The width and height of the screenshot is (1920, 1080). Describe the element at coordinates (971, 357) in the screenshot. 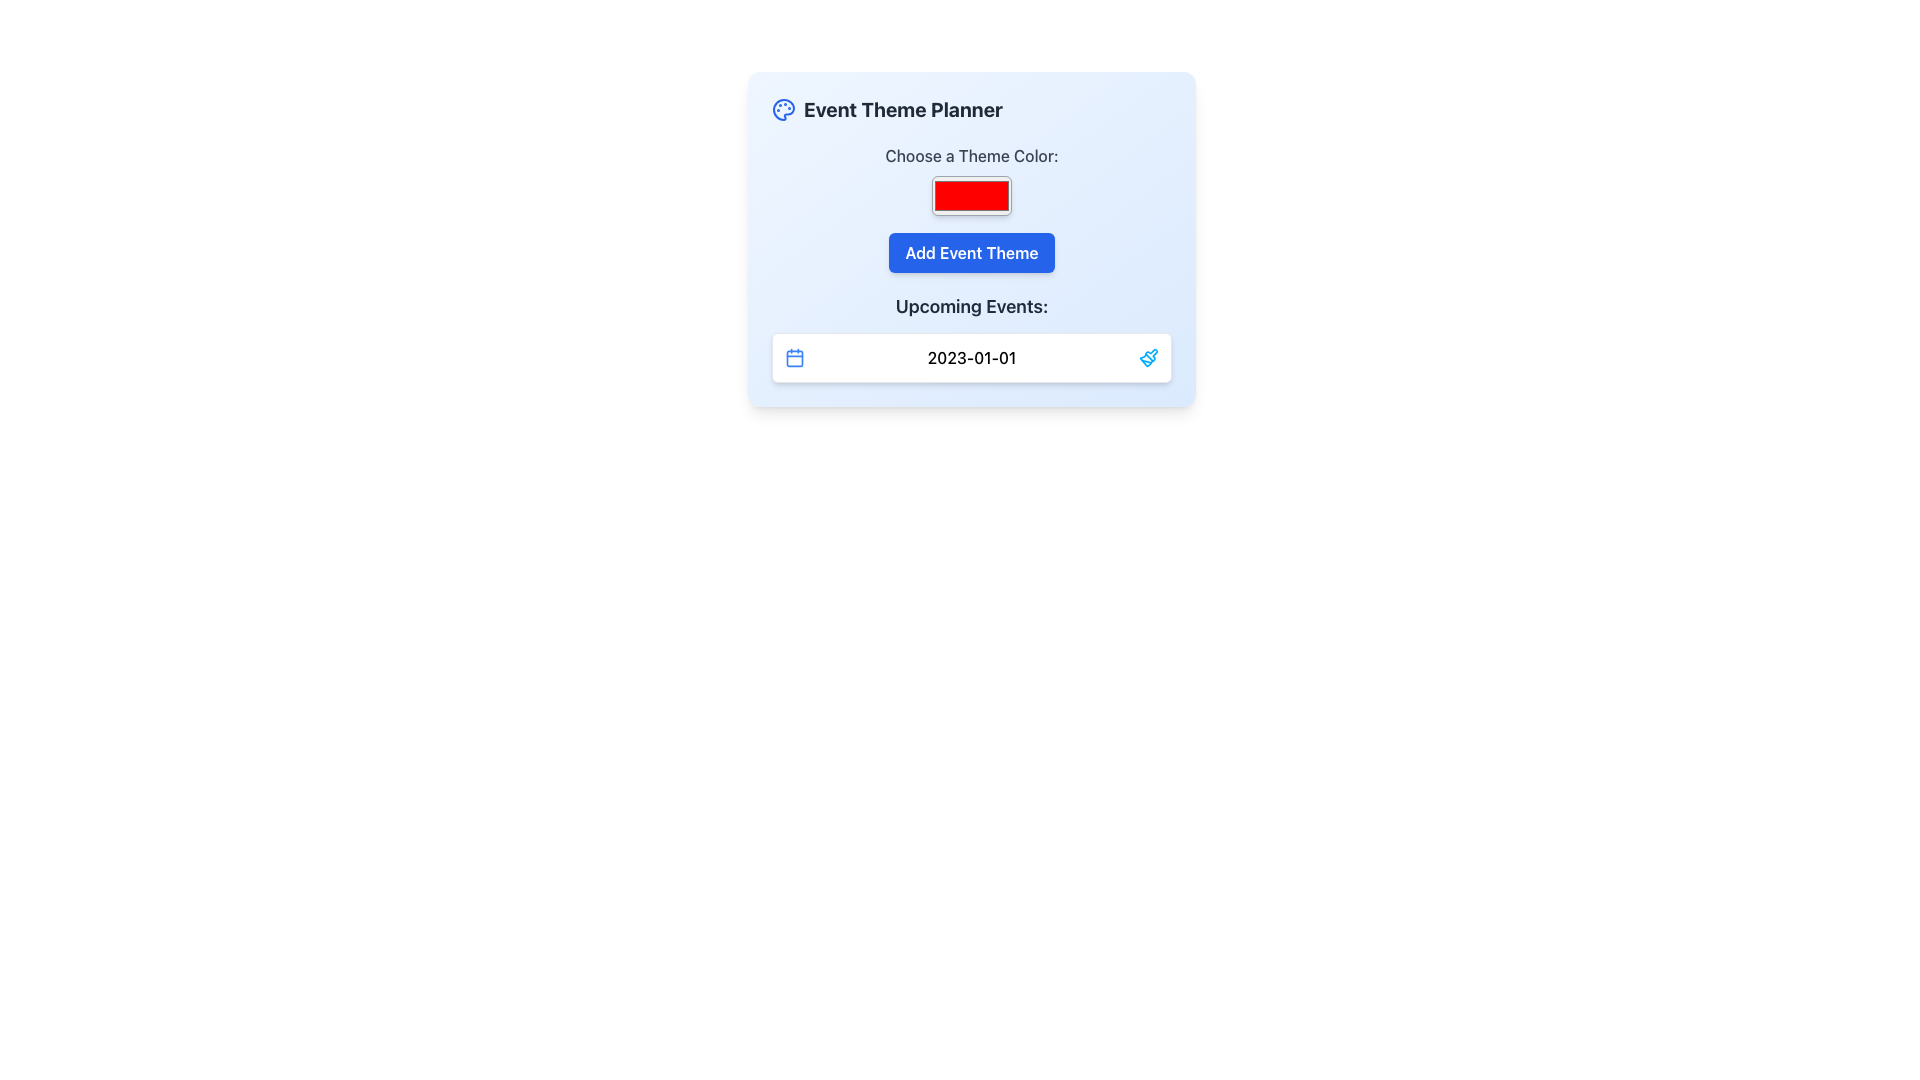

I see `the Display Section that shows the date associated with an event, located below the 'Upcoming Events:' label in a white box` at that location.